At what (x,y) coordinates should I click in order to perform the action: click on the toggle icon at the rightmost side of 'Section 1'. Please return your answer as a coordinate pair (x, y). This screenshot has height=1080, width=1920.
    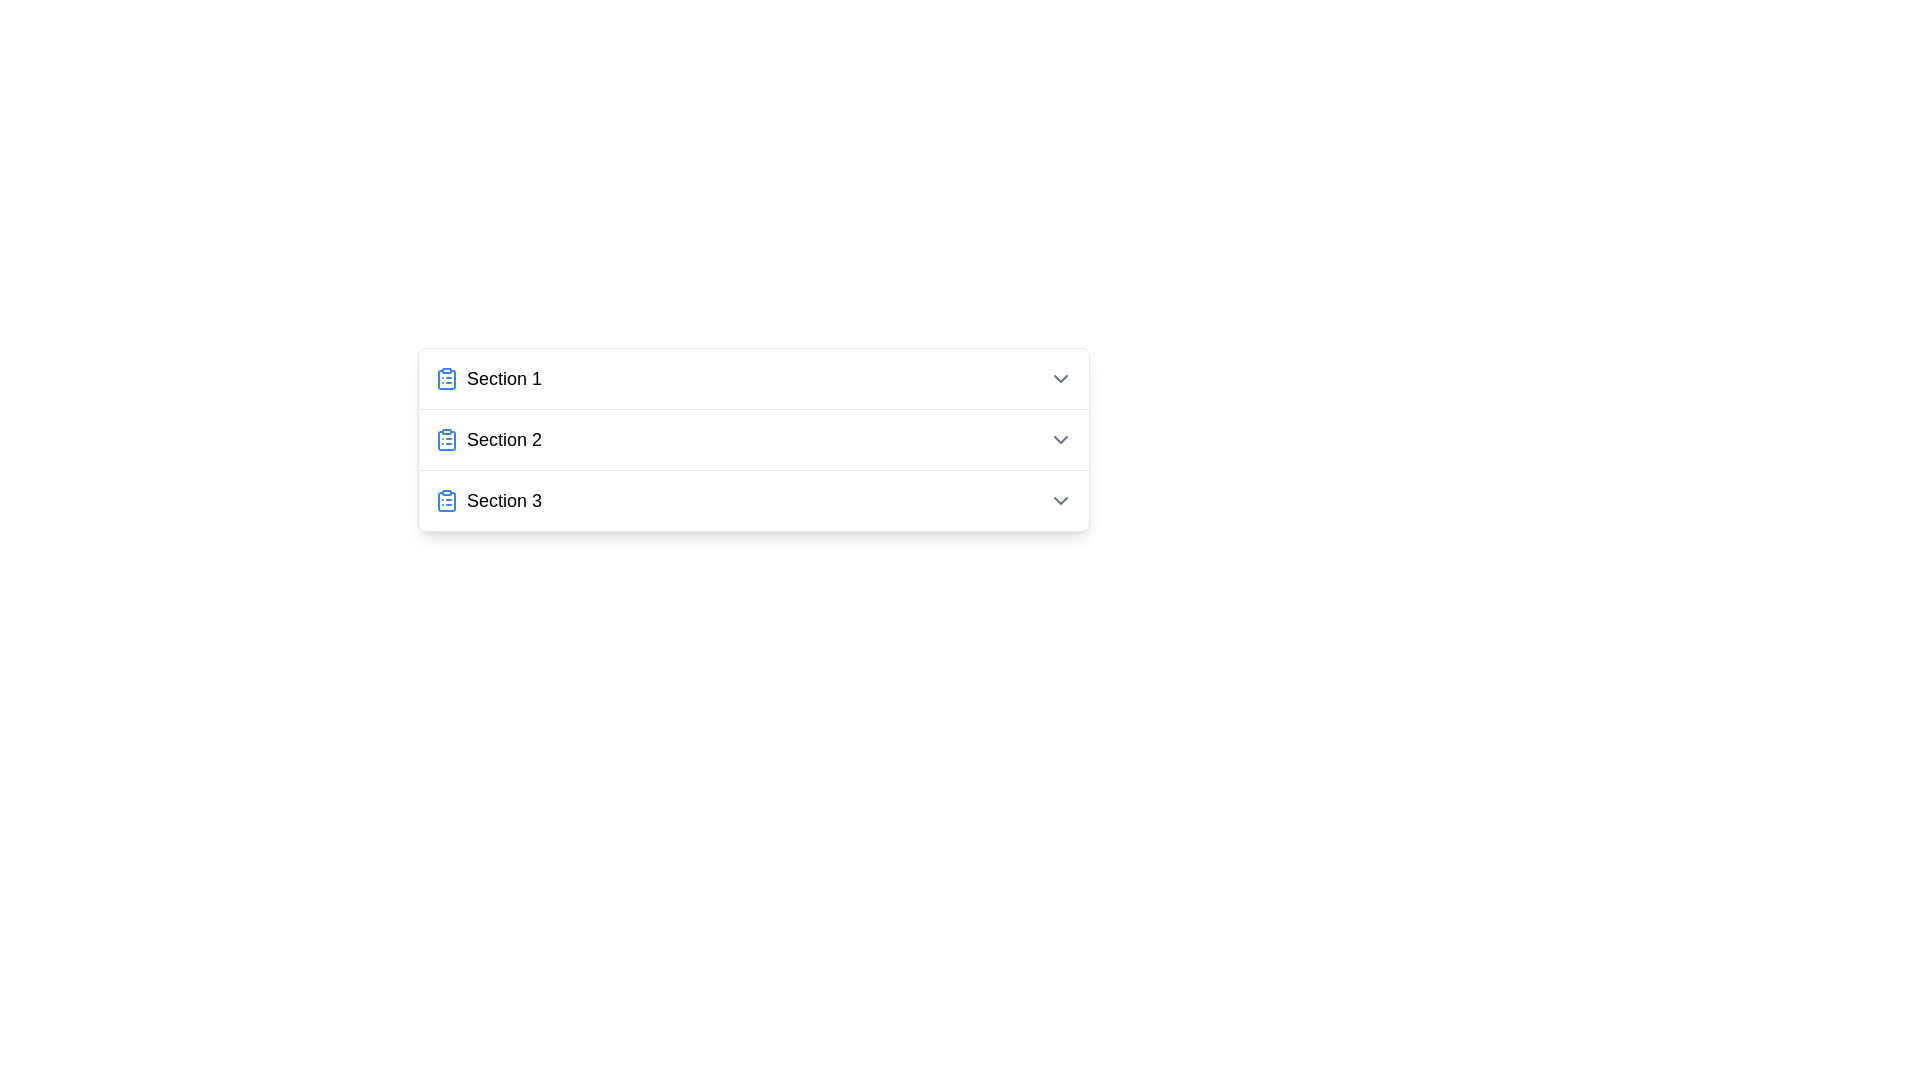
    Looking at the image, I should click on (1059, 378).